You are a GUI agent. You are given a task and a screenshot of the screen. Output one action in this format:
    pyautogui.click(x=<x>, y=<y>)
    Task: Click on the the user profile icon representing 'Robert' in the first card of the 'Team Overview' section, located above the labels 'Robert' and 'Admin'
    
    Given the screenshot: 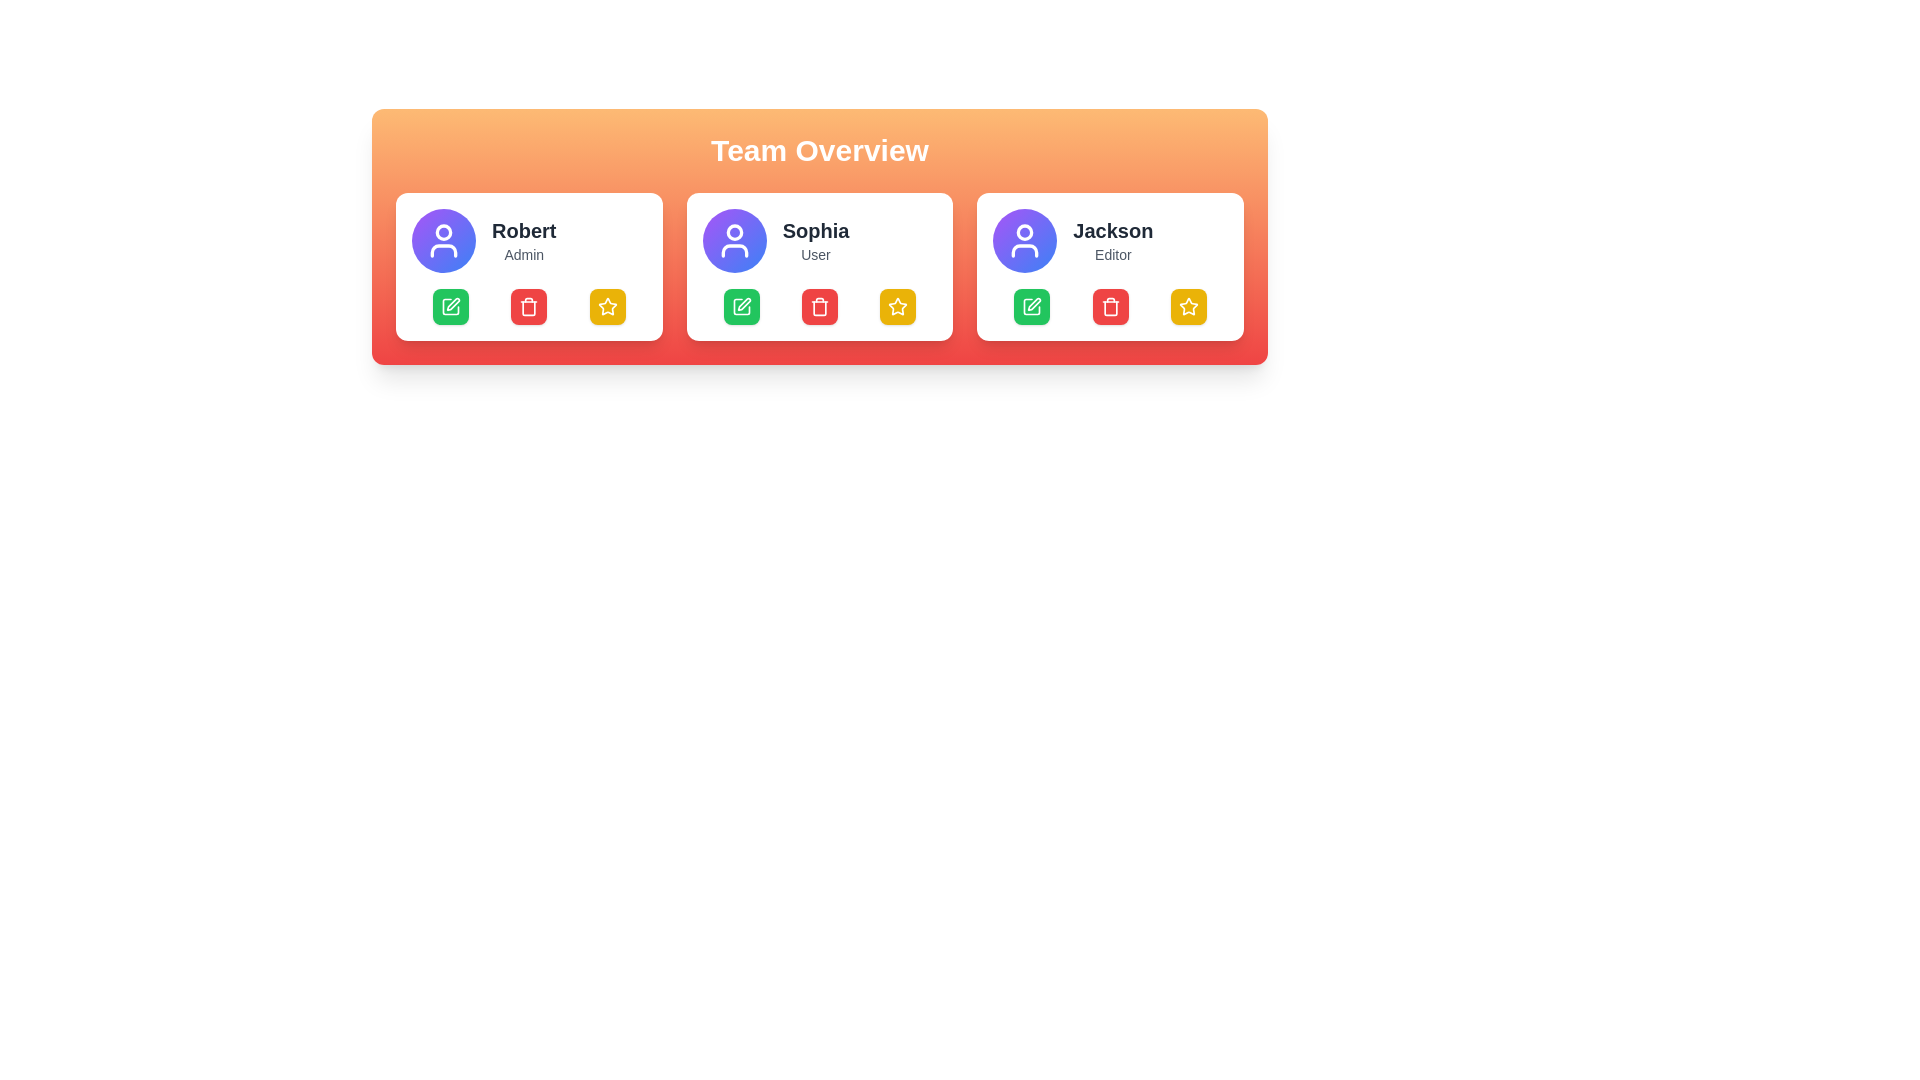 What is the action you would take?
    pyautogui.click(x=443, y=239)
    